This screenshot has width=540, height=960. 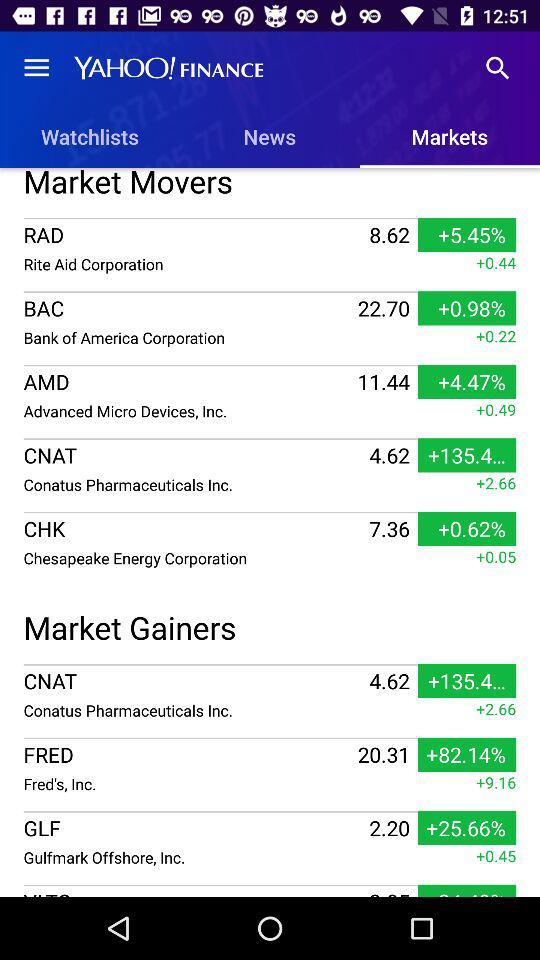 What do you see at coordinates (270, 623) in the screenshot?
I see `the icon below the chesapeake energy corporation` at bounding box center [270, 623].